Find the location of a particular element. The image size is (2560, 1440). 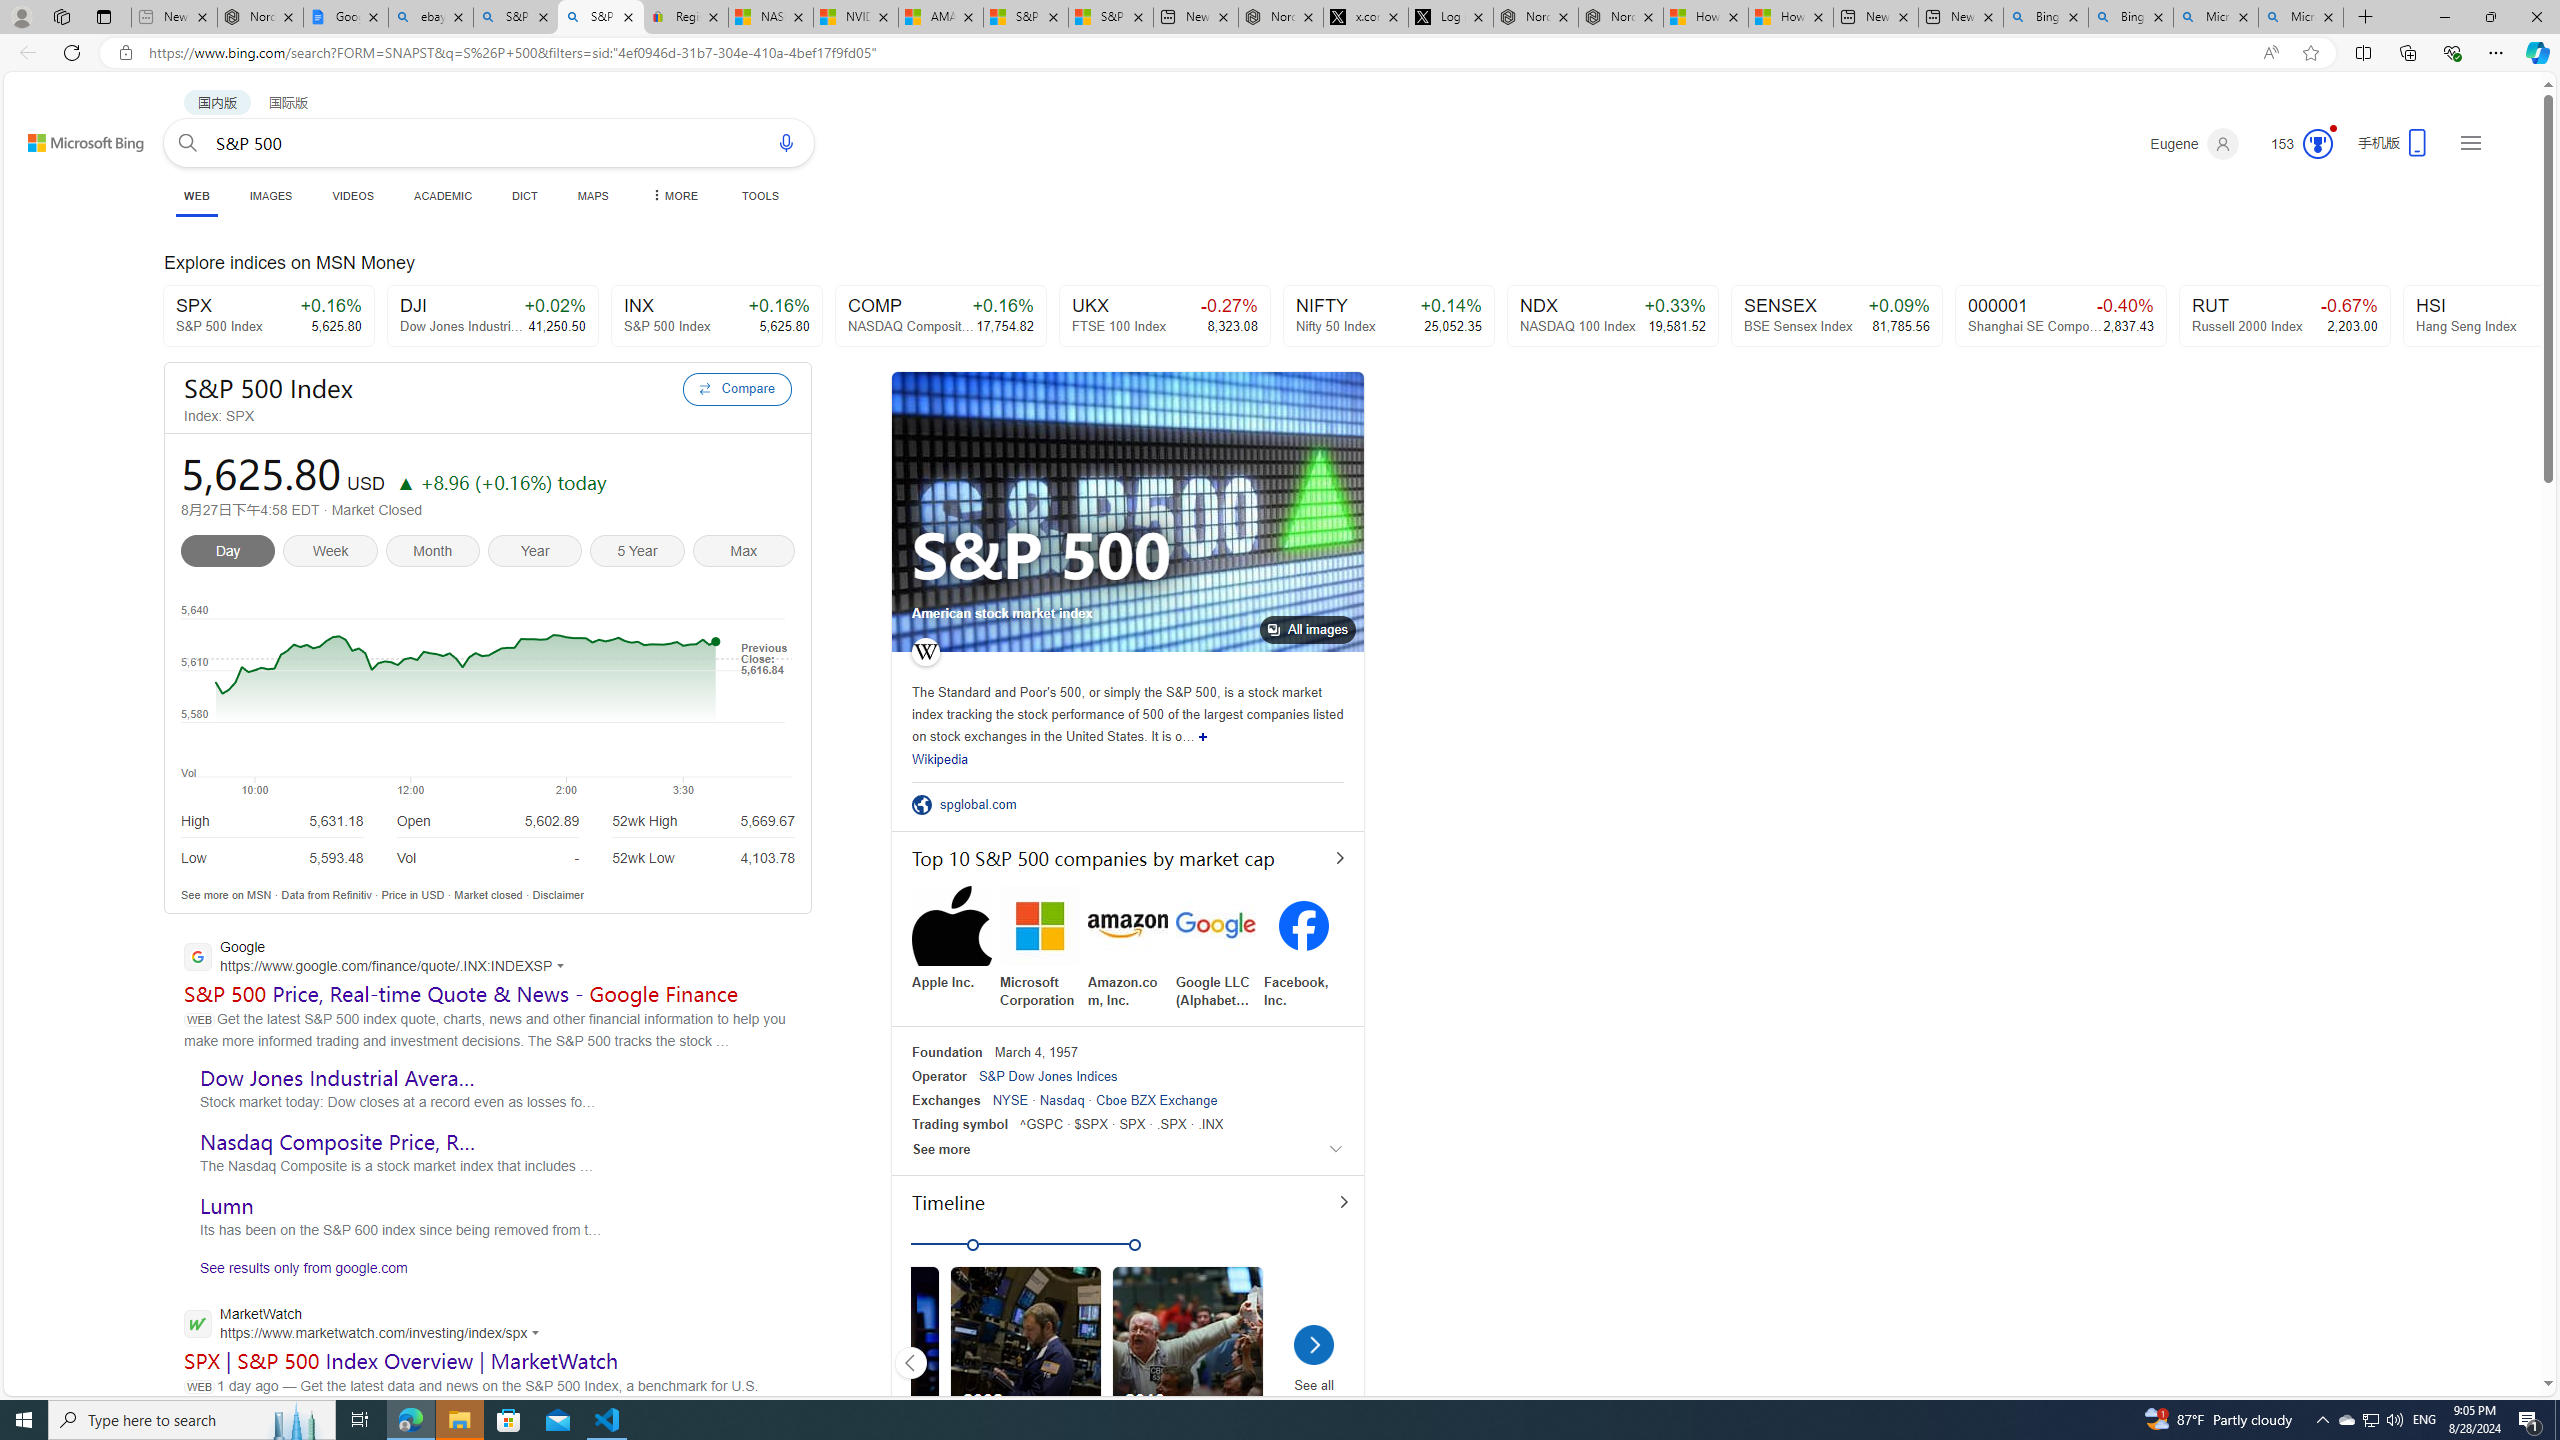

'Lumn' is located at coordinates (225, 1206).